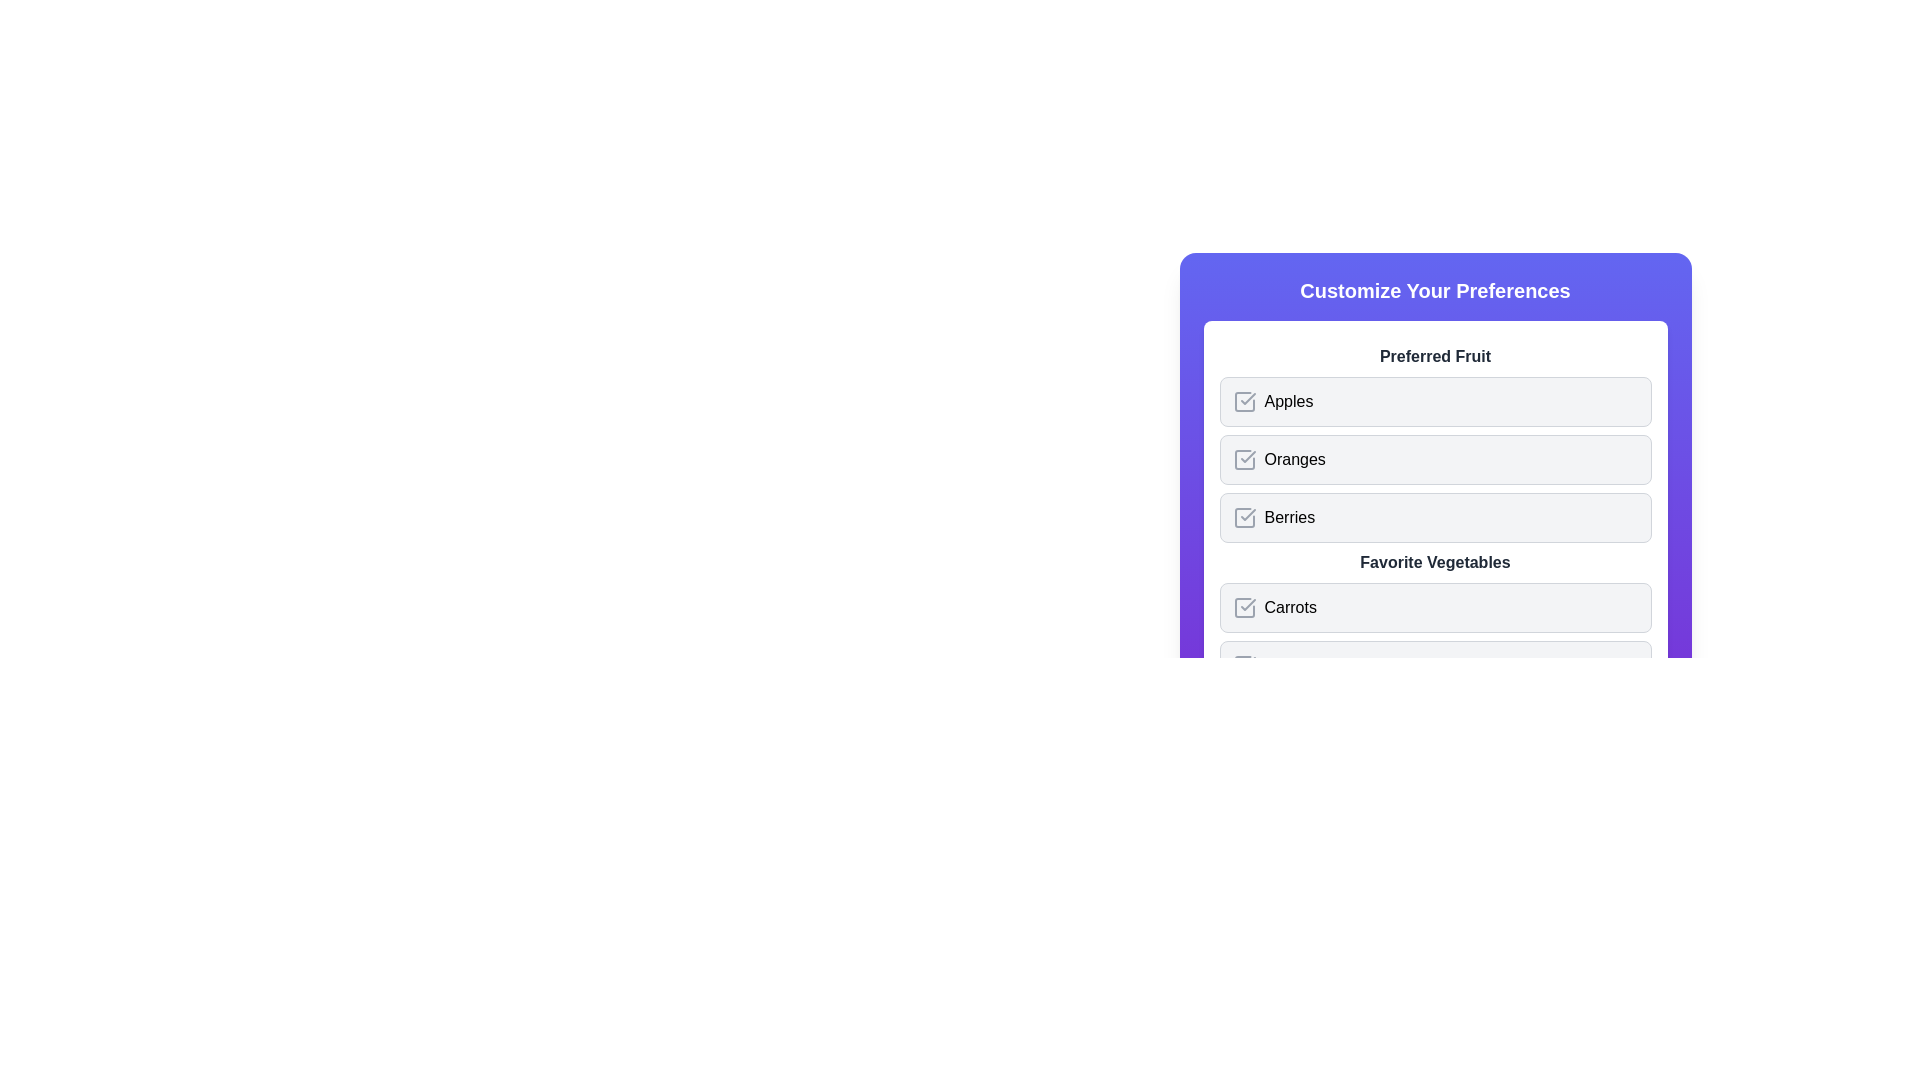 This screenshot has width=1920, height=1080. Describe the element at coordinates (1434, 607) in the screenshot. I see `the 'Carrots' checkbox` at that location.